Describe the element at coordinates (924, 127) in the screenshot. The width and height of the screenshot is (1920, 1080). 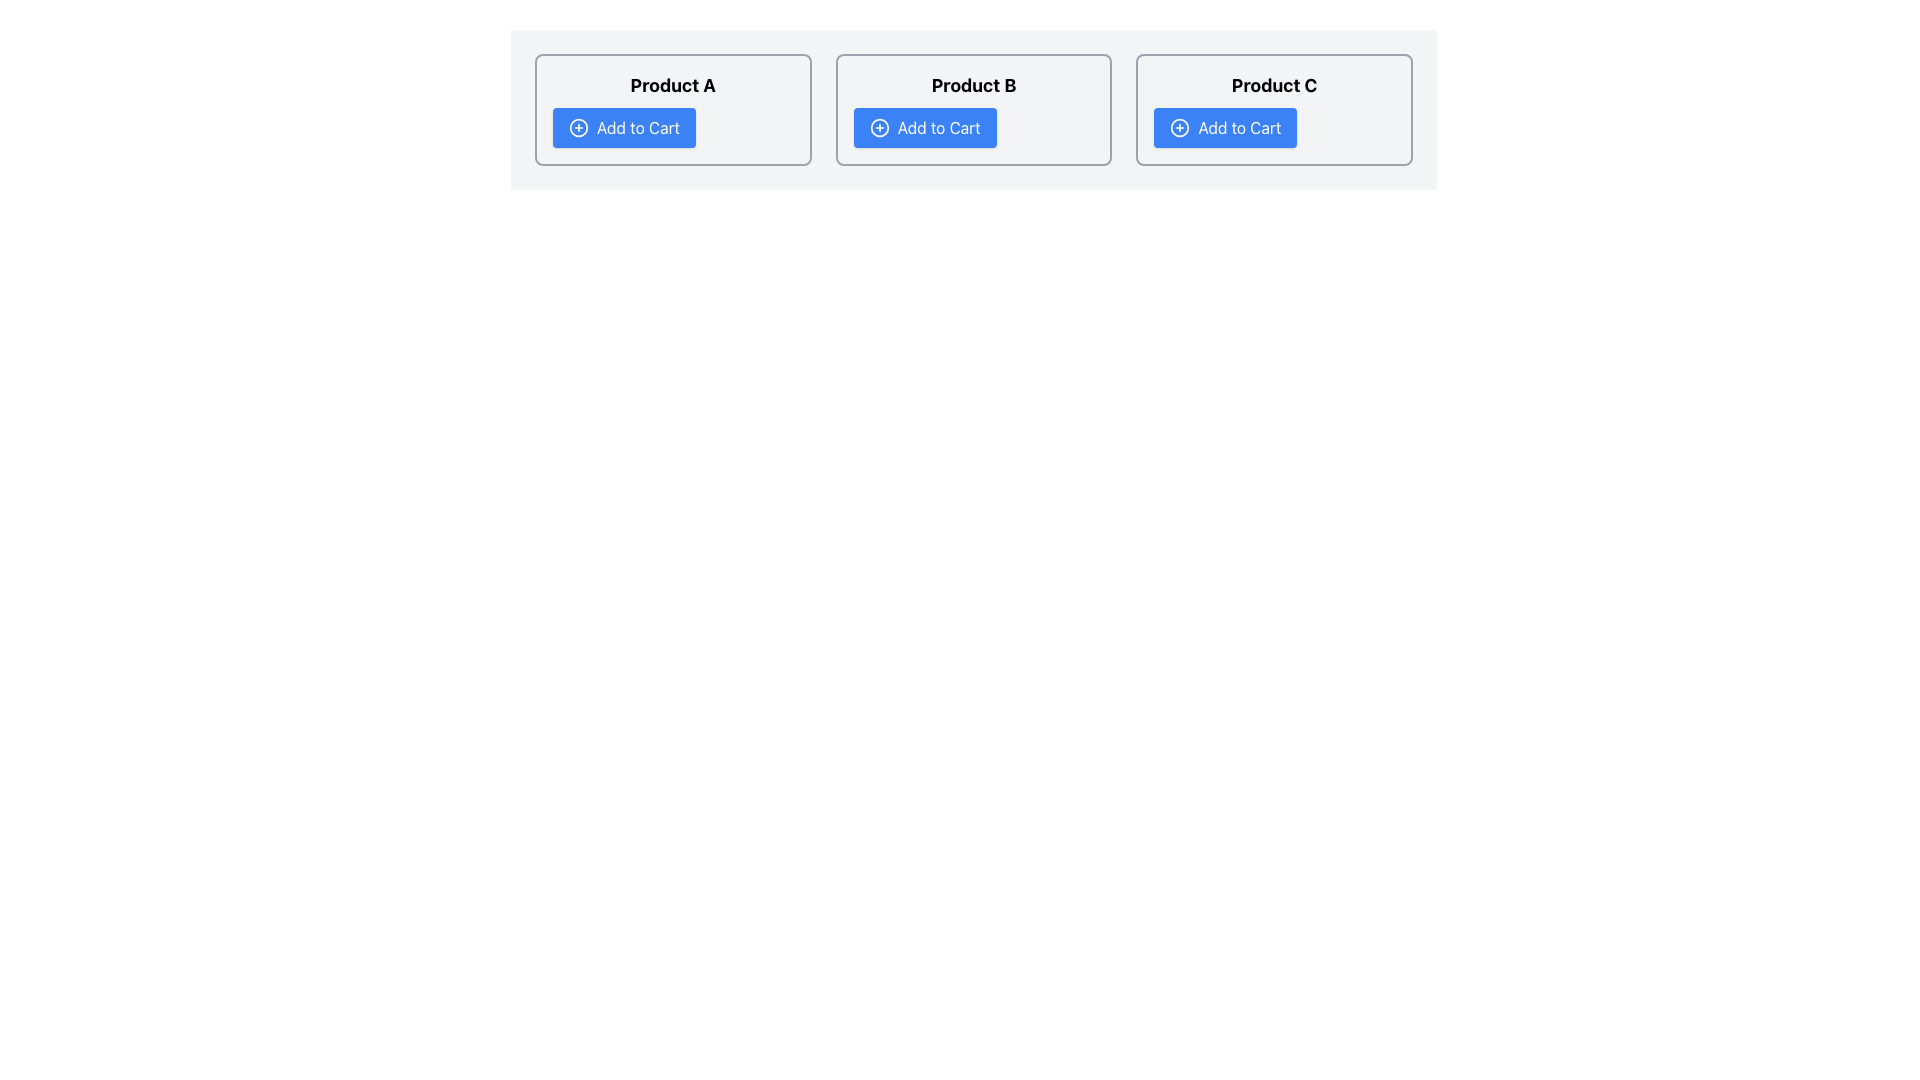
I see `the 'Add to Cart' button with a blue background and white text, located centrally within the 'Product B' box` at that location.